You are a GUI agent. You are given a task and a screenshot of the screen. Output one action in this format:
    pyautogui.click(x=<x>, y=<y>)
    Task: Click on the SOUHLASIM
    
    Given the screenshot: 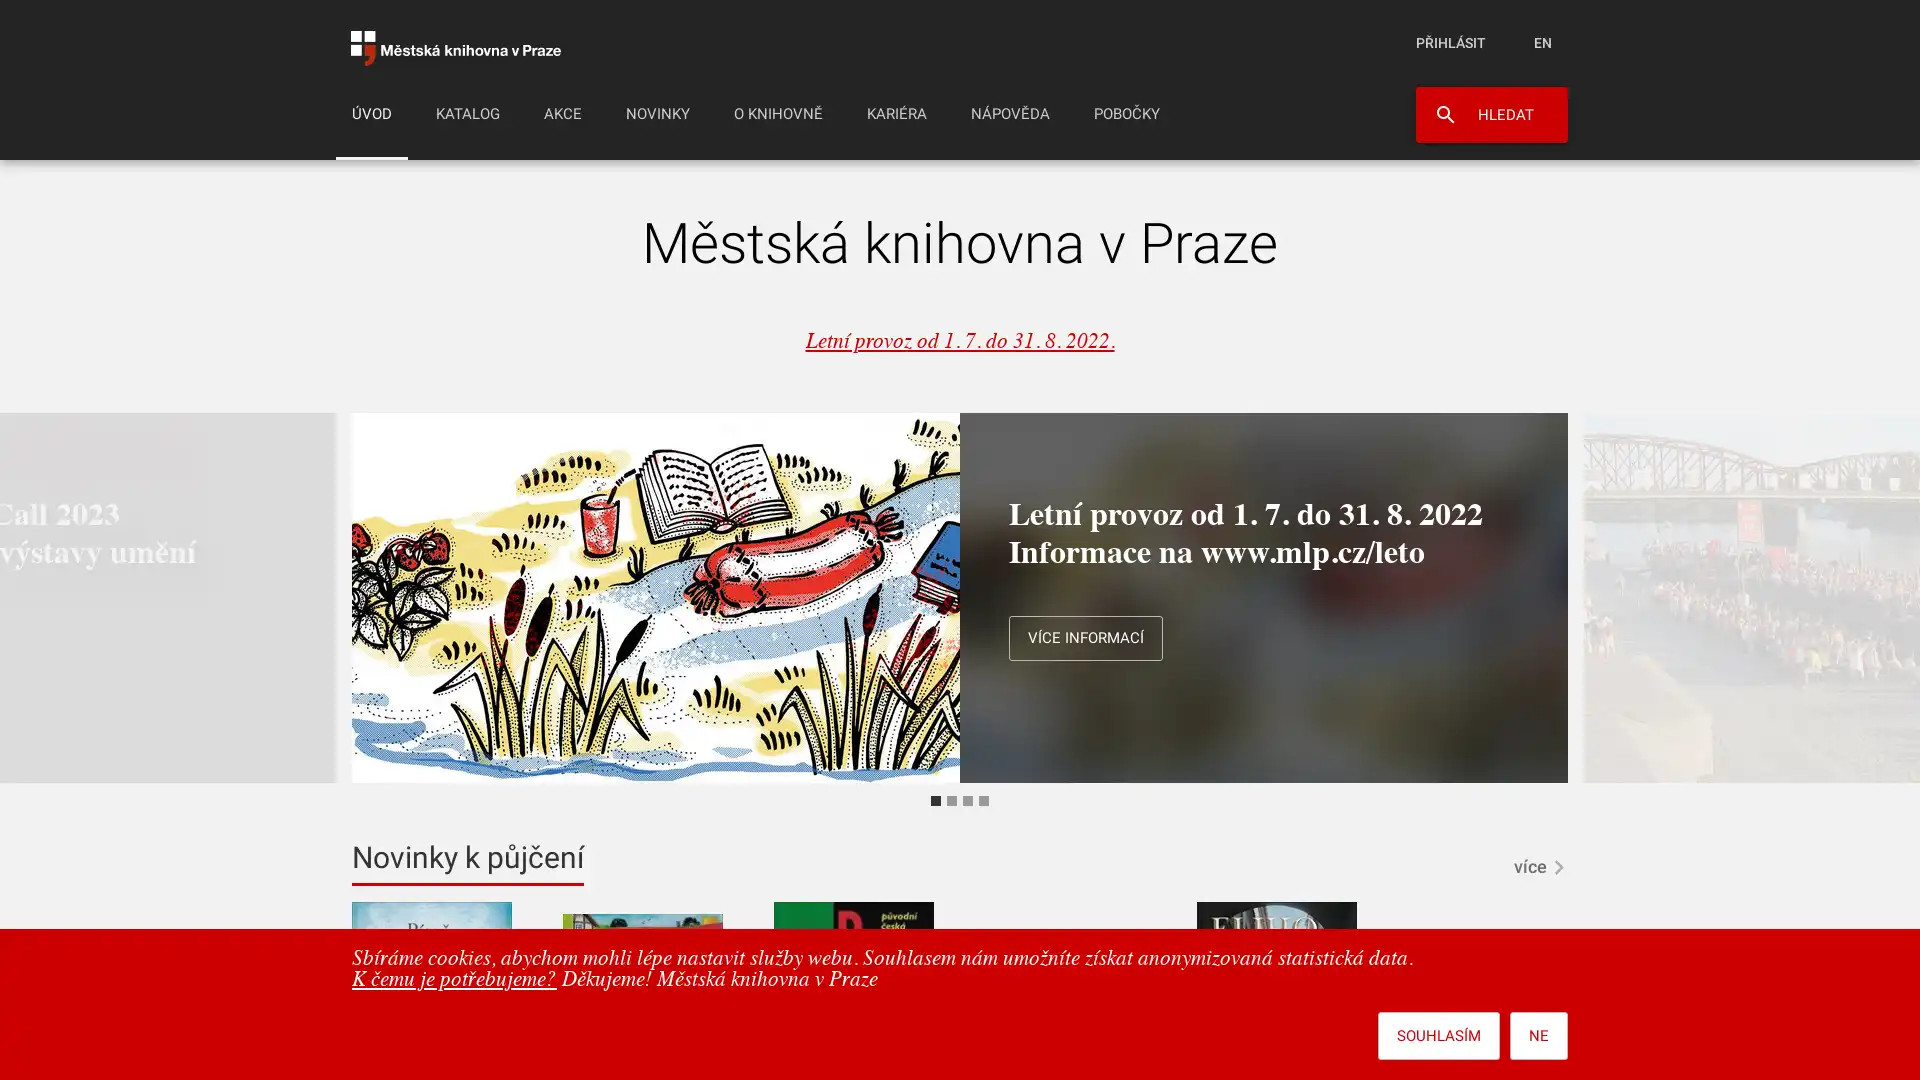 What is the action you would take?
    pyautogui.click(x=1437, y=1035)
    